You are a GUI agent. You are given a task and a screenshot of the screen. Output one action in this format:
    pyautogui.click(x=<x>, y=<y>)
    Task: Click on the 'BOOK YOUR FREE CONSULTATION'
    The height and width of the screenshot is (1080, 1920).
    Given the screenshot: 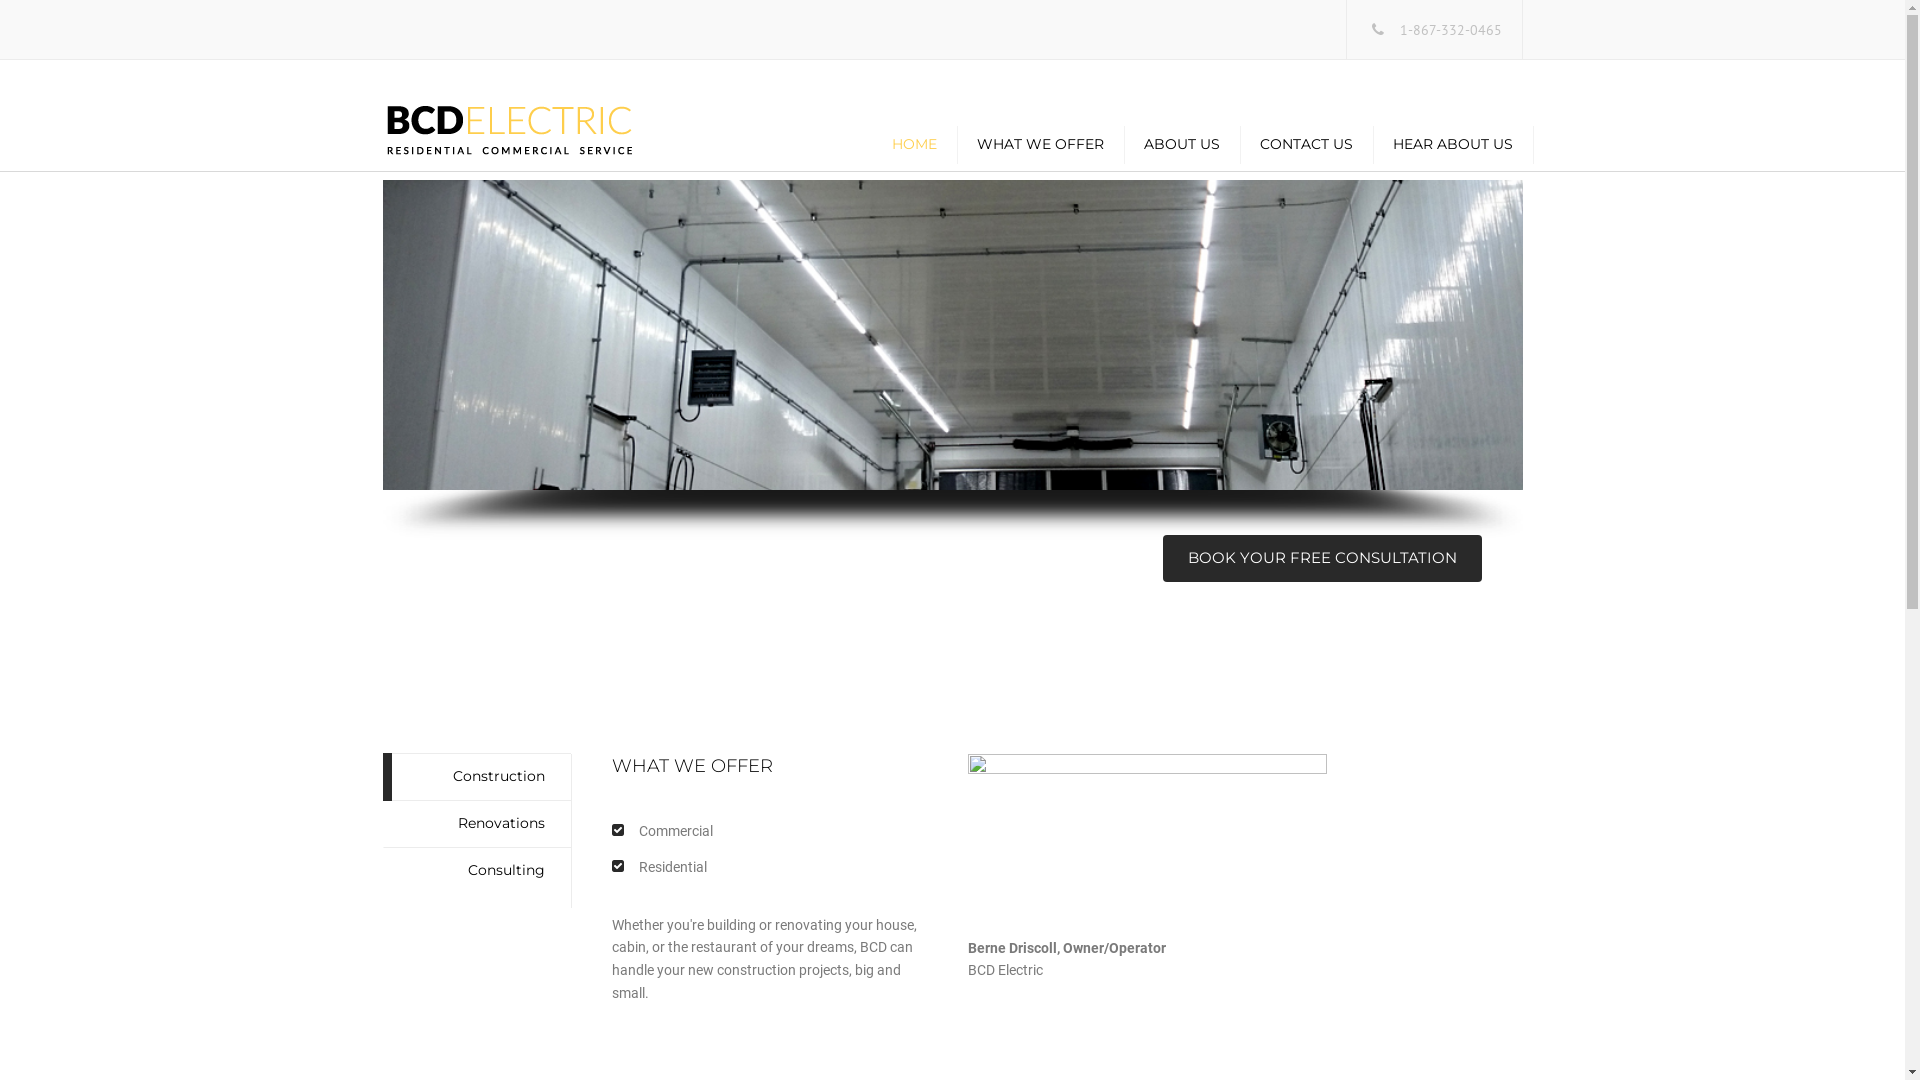 What is the action you would take?
    pyautogui.click(x=1321, y=558)
    